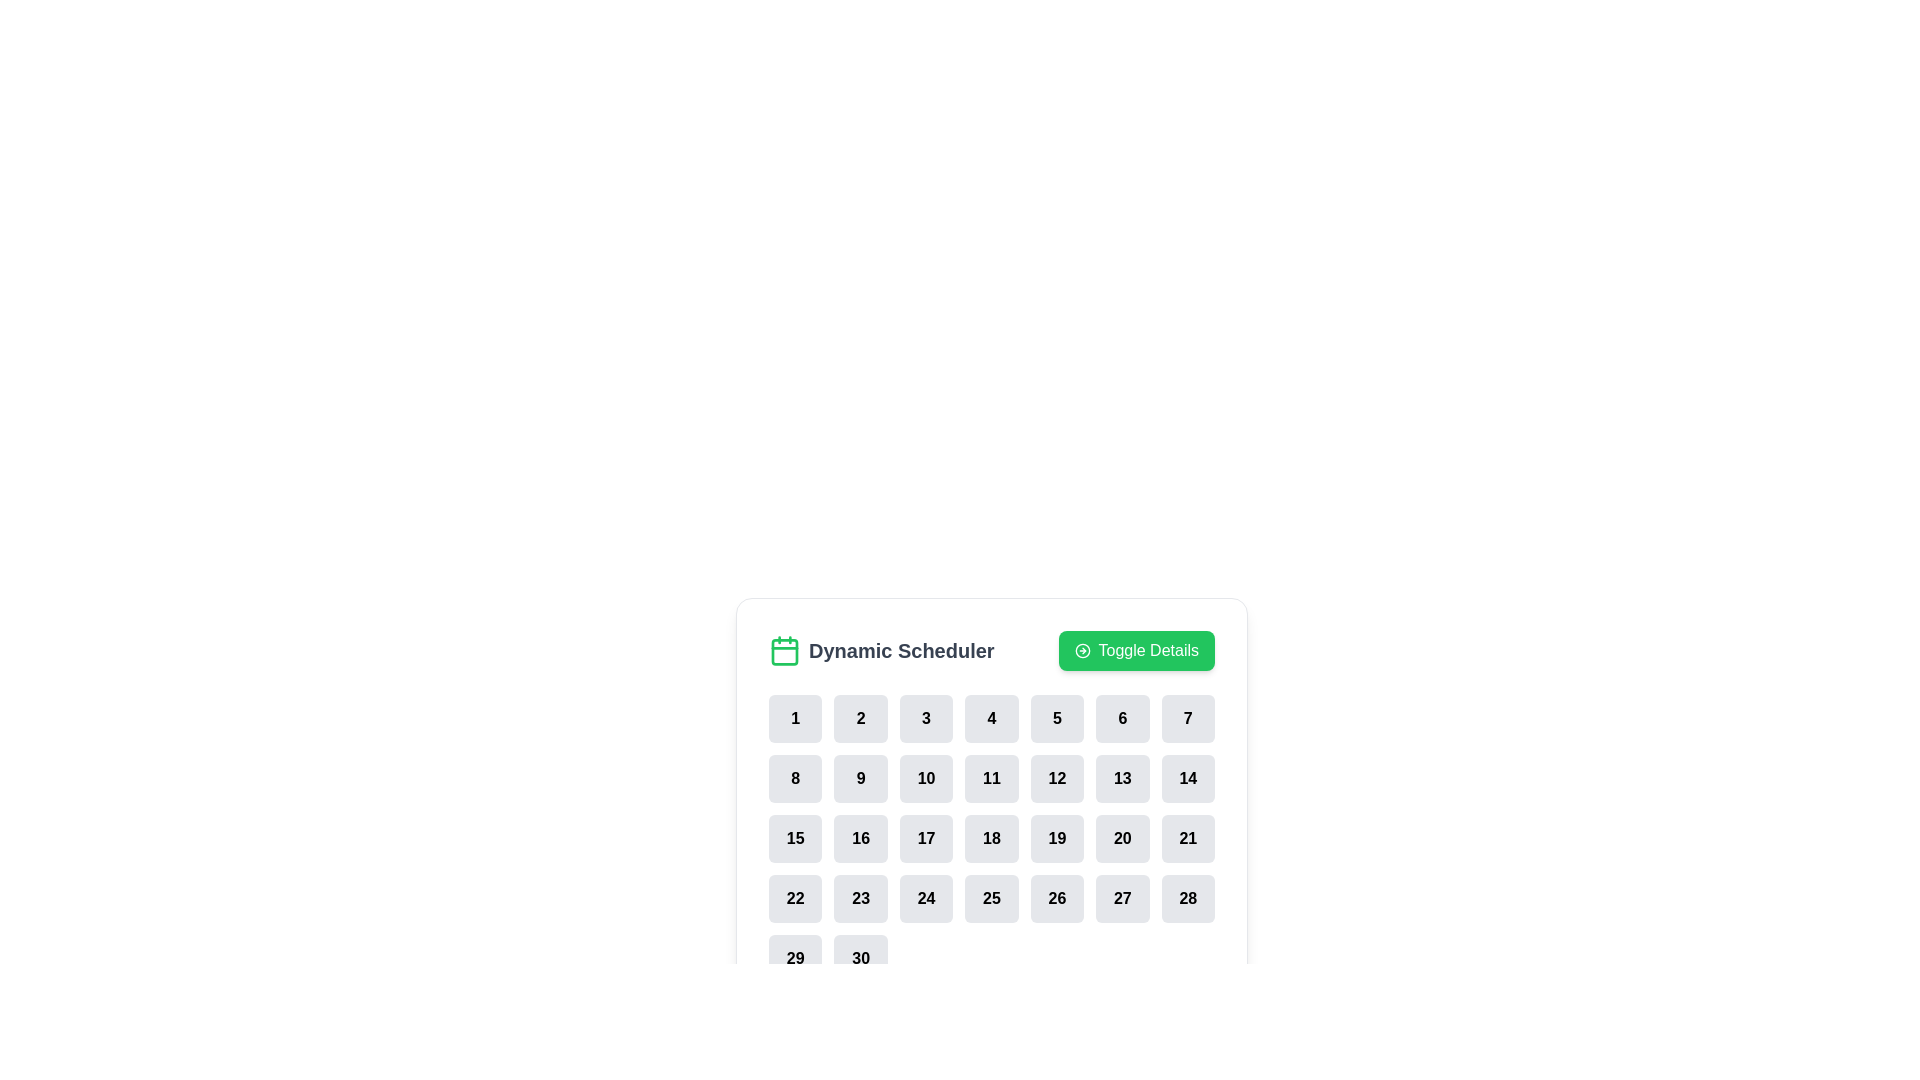 The height and width of the screenshot is (1080, 1920). I want to click on the button labeled '25', which is a rounded rectangle with a light gray background and bold black text, located in the fourth row and fourth column of the grid layout, so click(992, 897).